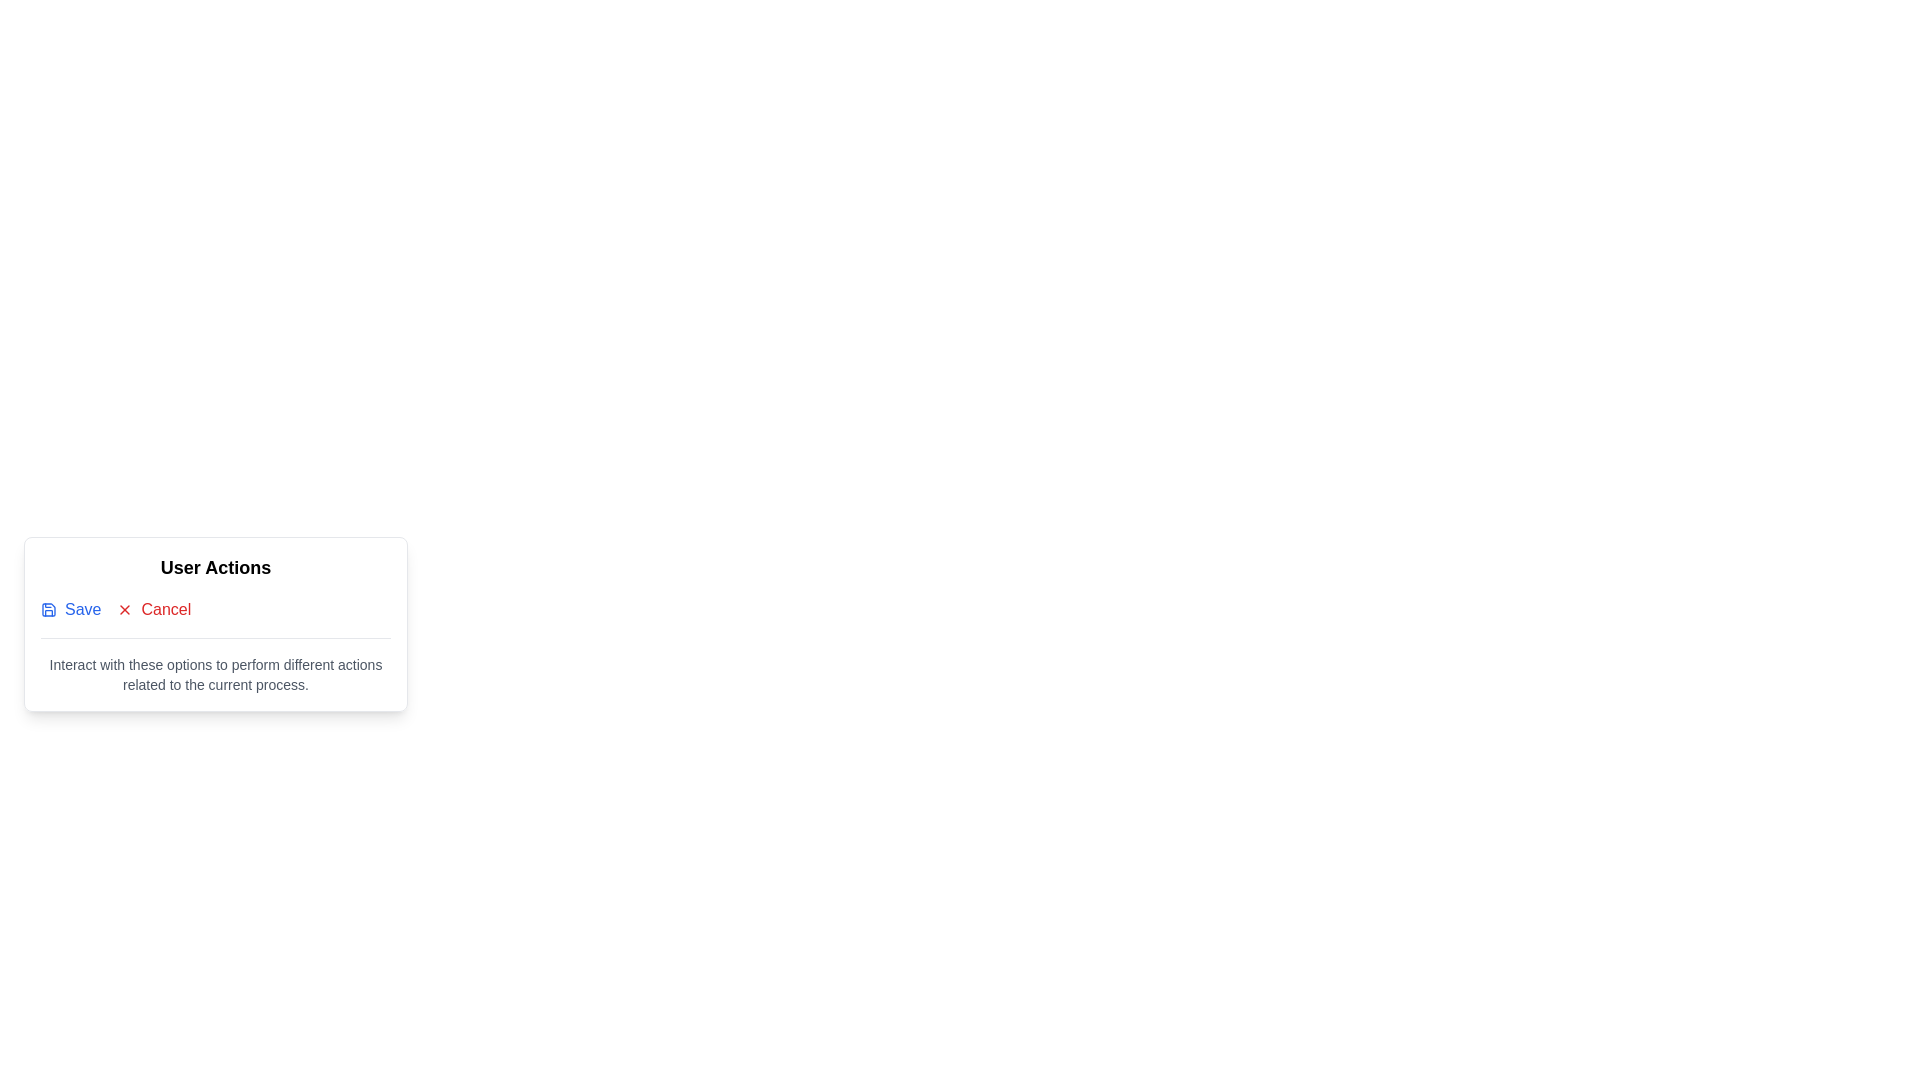 This screenshot has height=1080, width=1920. Describe the element at coordinates (71, 608) in the screenshot. I see `the 'Save' button located at the top-left of the 'User Actions' group` at that location.